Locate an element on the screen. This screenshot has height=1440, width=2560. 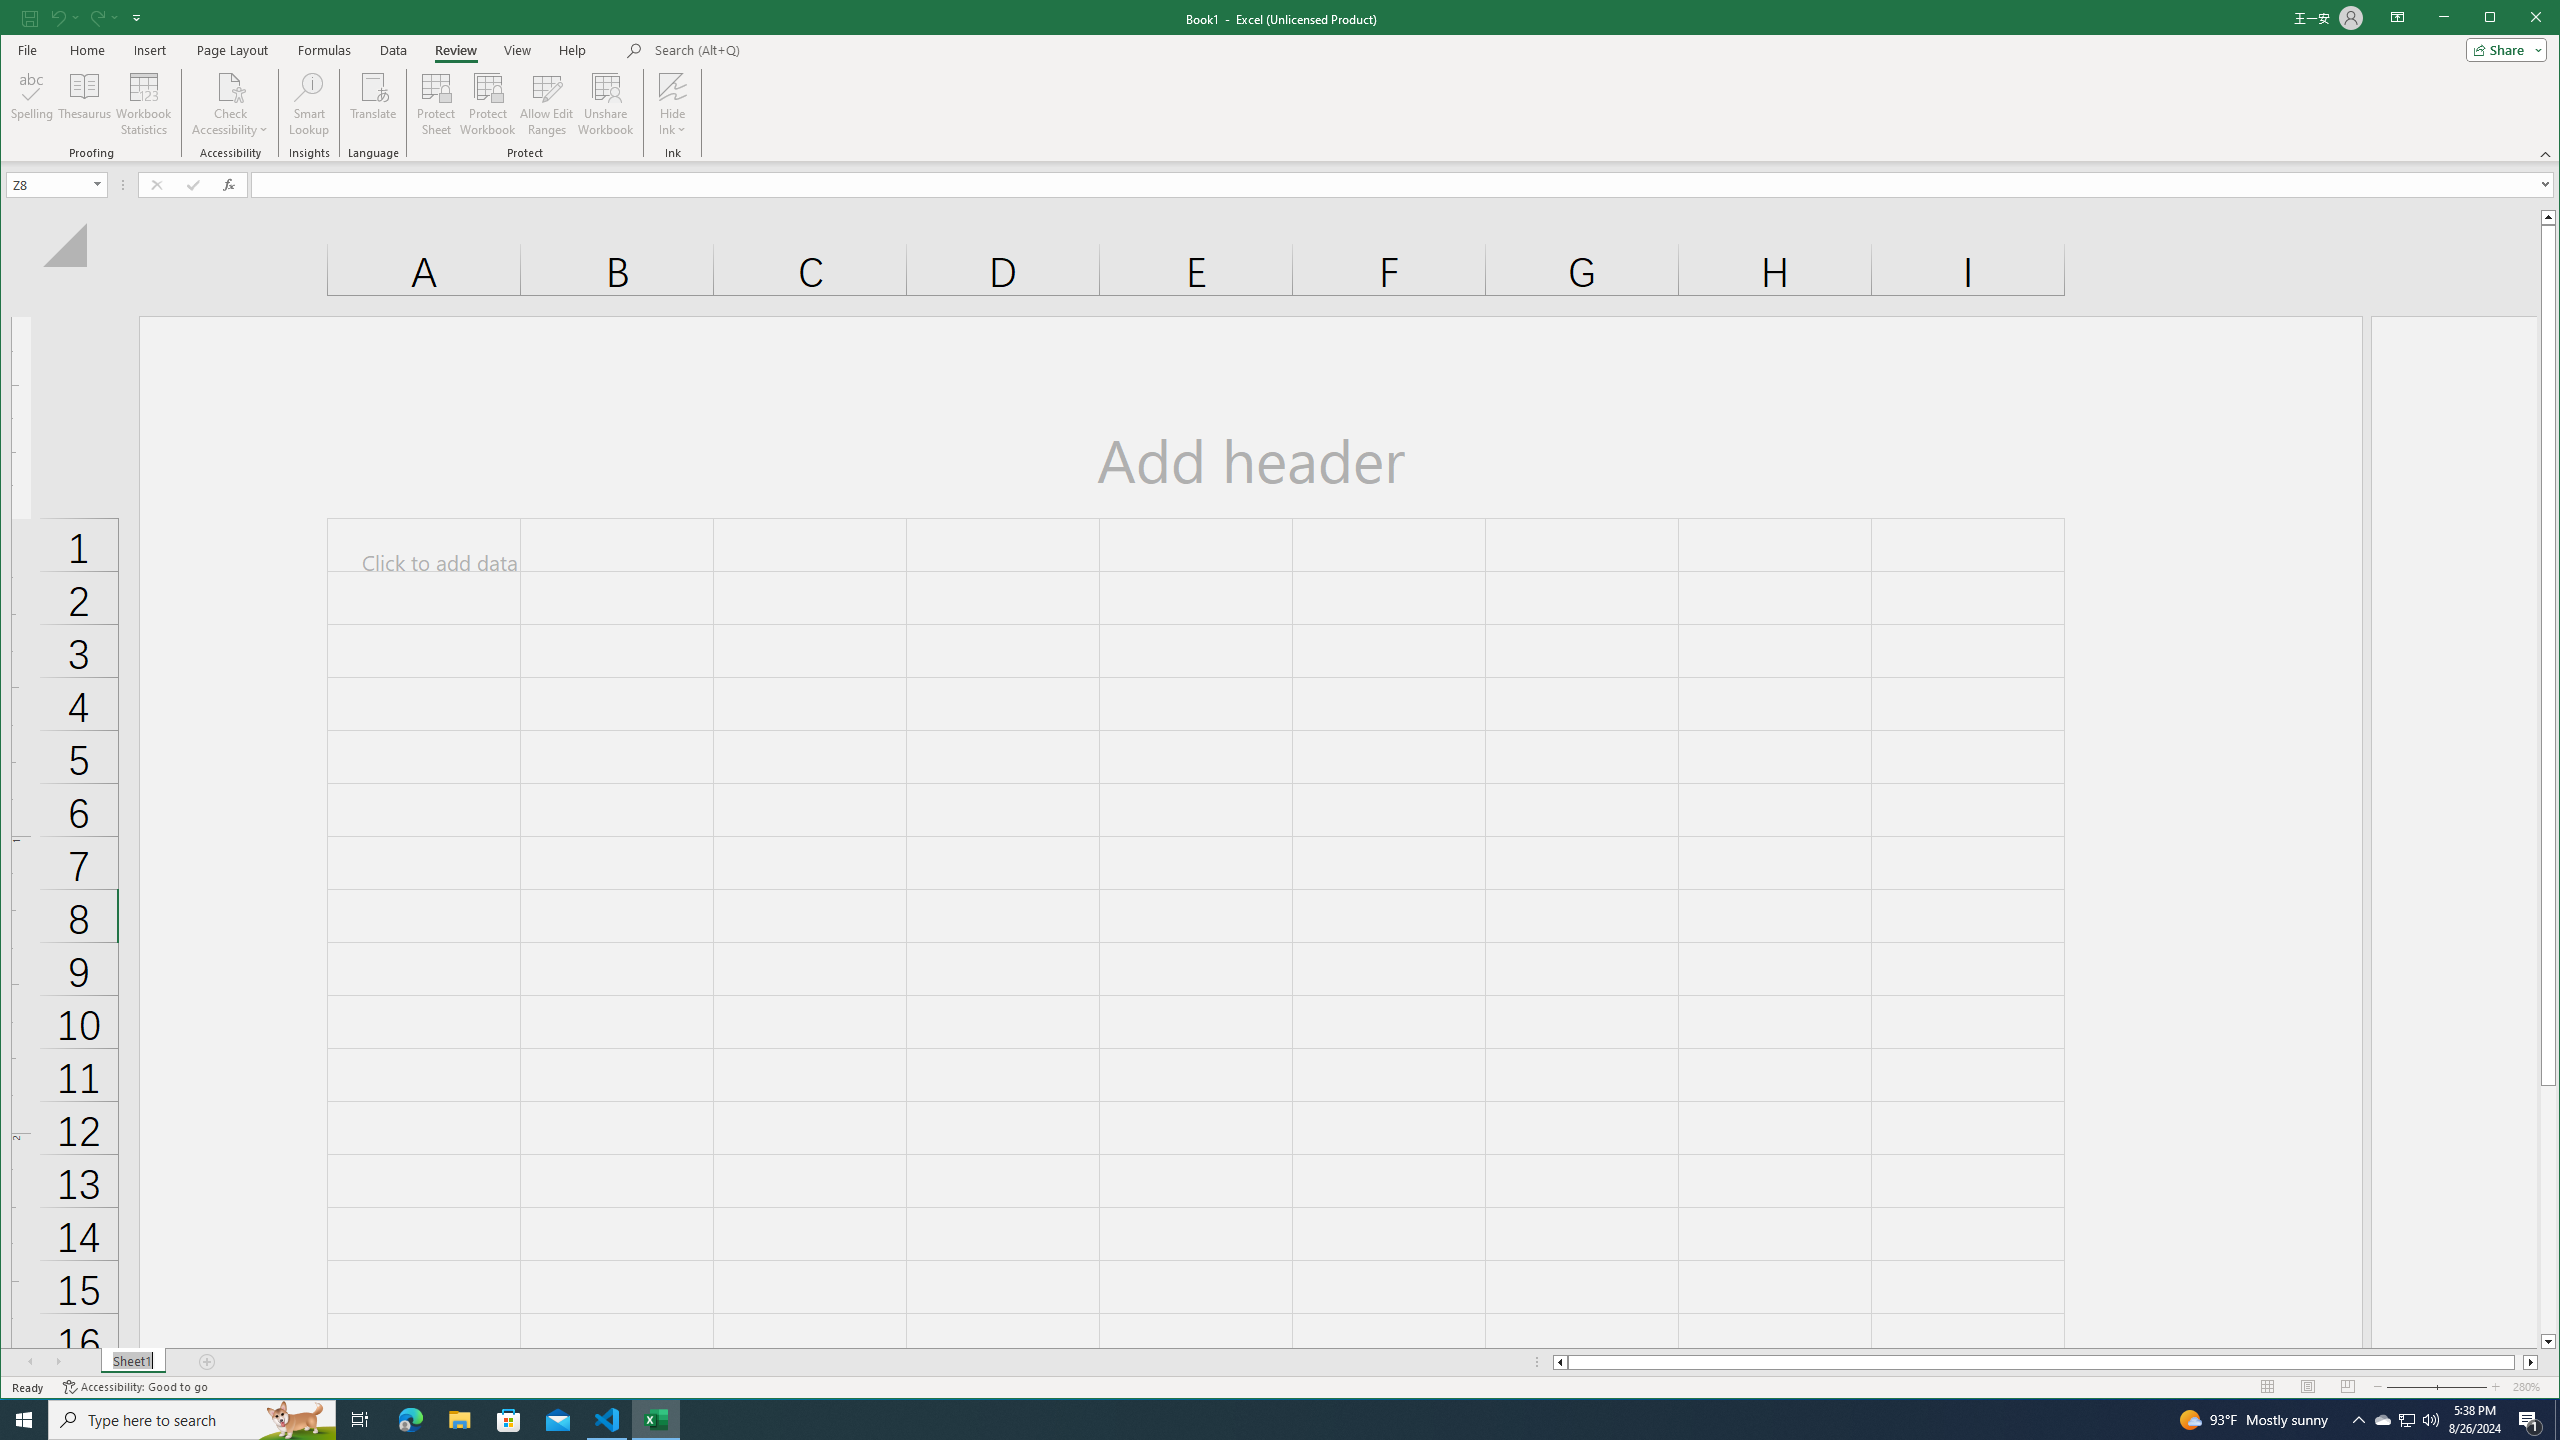
'Type here to search' is located at coordinates (191, 1418).